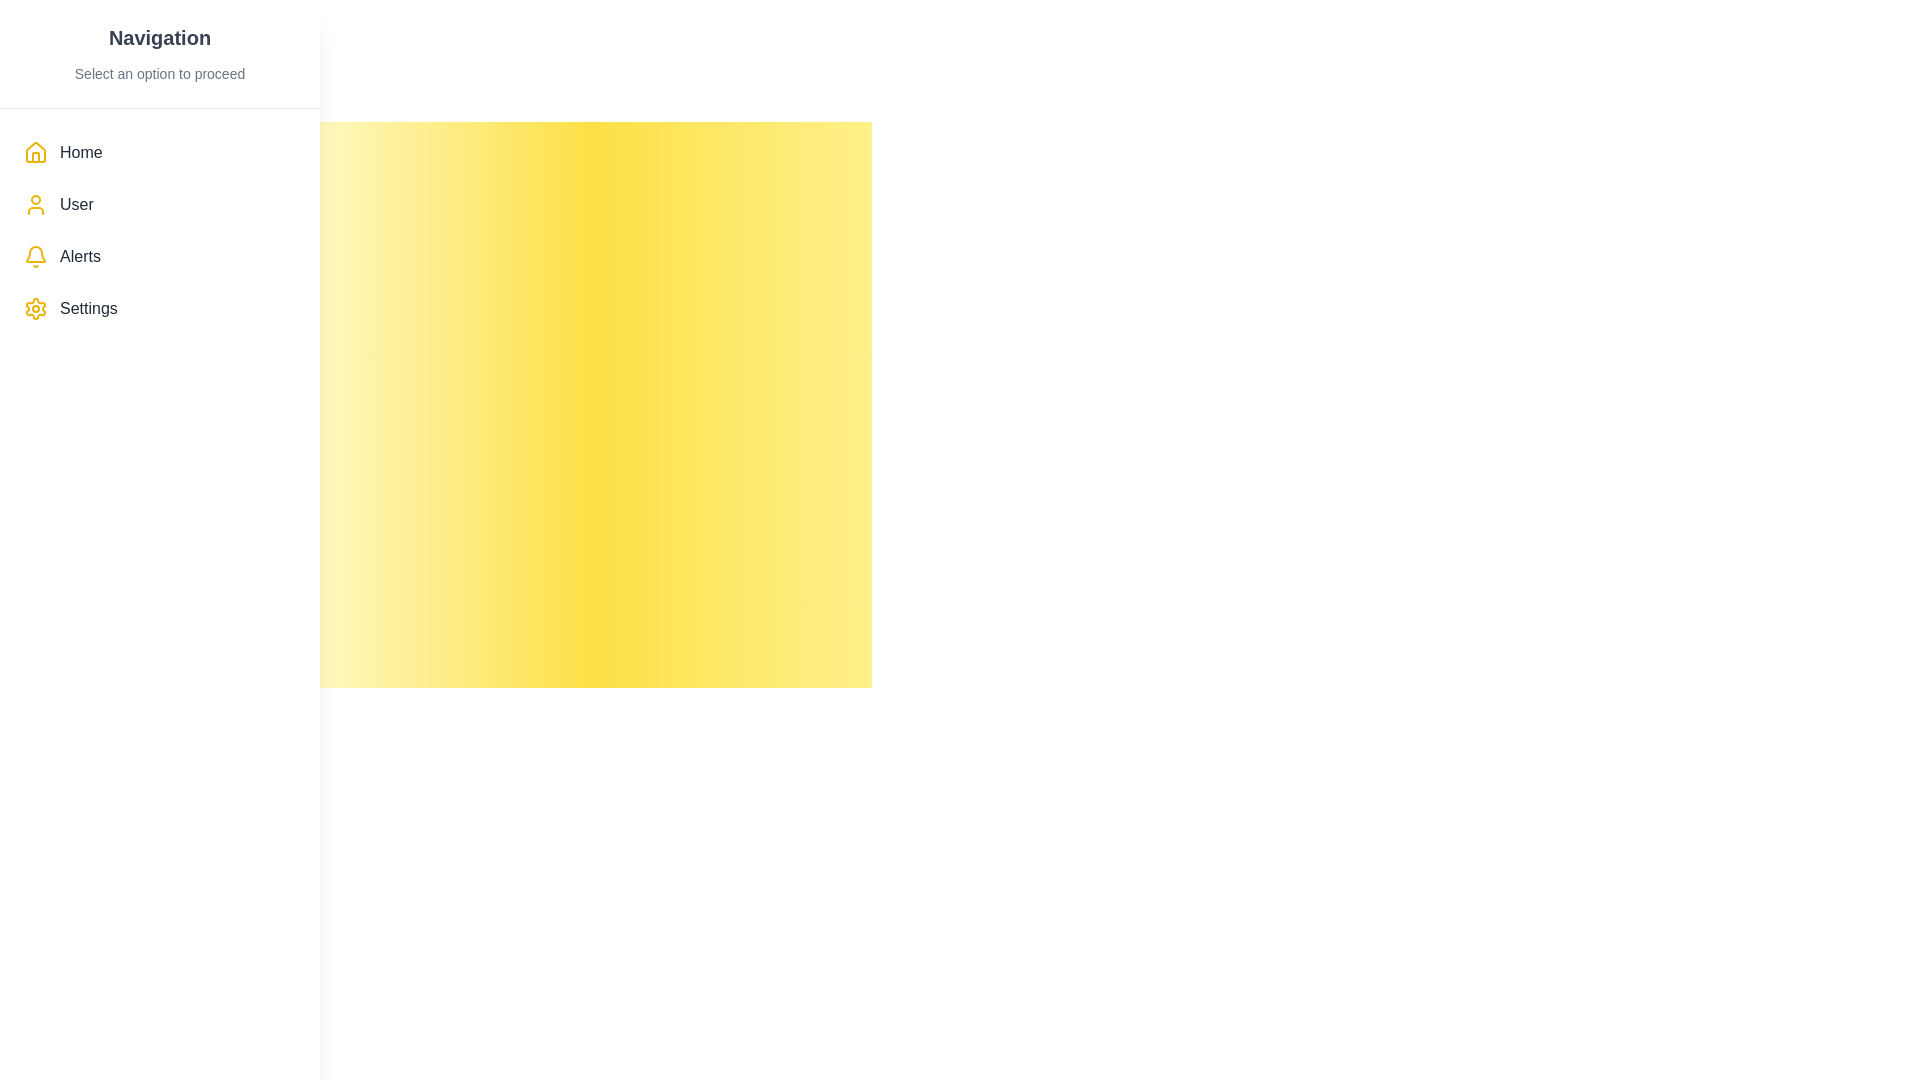 The image size is (1920, 1080). What do you see at coordinates (158, 72) in the screenshot?
I see `the text label that reads 'Select an option to proceed', which is styled in a smaller font size and light gray color, located beneath the bold heading 'Navigation'` at bounding box center [158, 72].